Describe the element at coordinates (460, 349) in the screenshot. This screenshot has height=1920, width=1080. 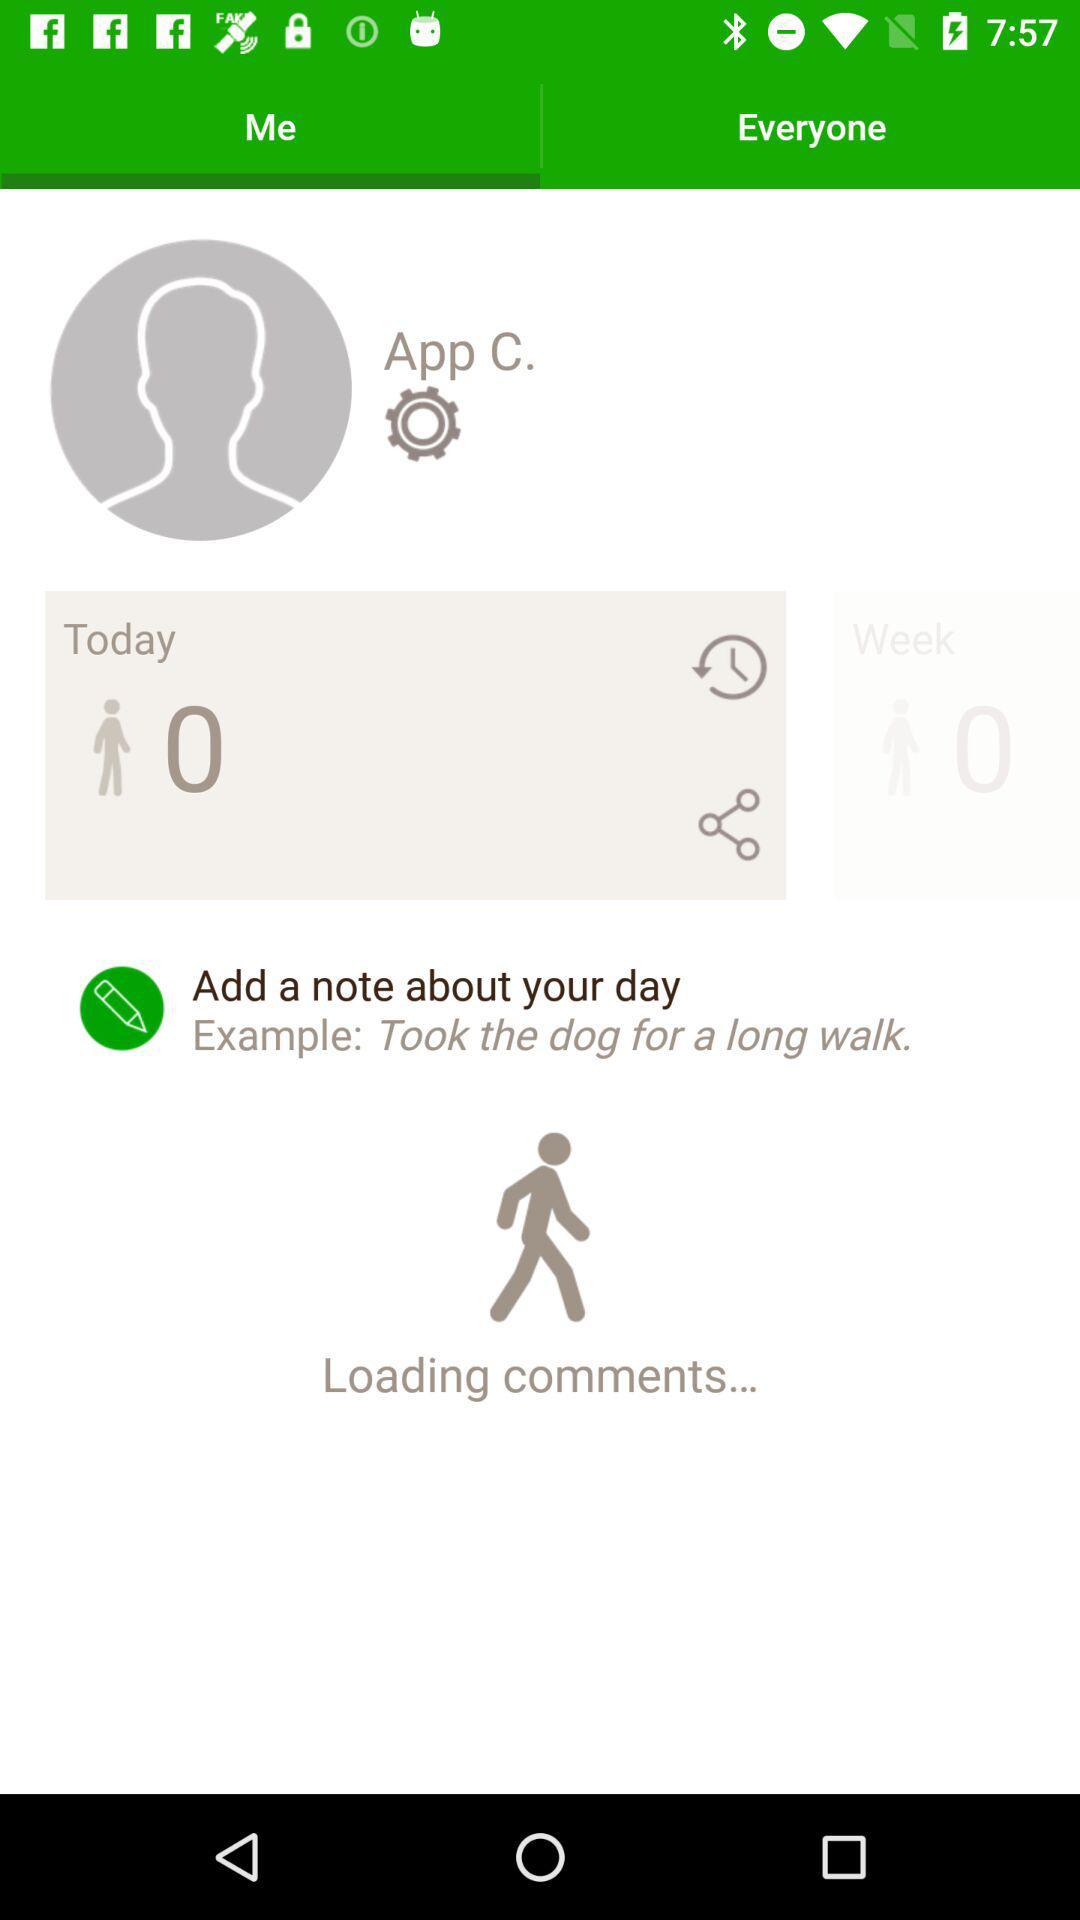
I see `the app c. icon` at that location.